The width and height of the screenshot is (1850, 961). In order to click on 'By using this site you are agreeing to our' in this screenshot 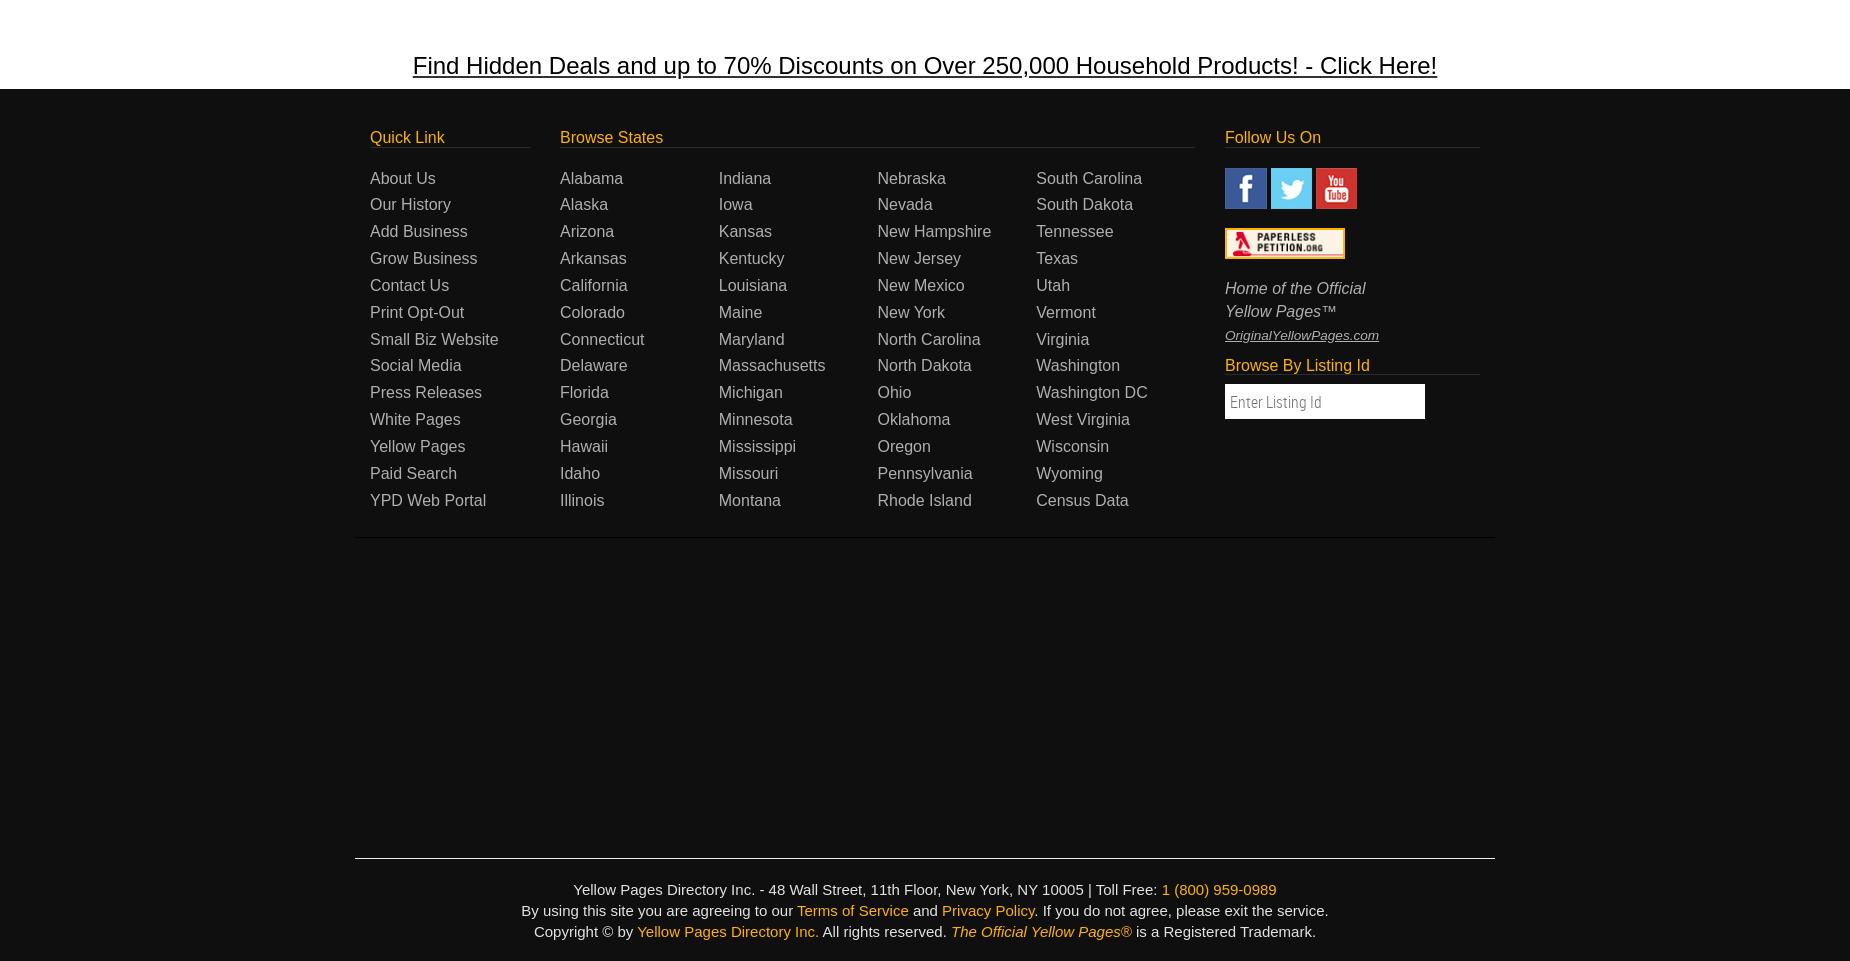, I will do `click(658, 909)`.